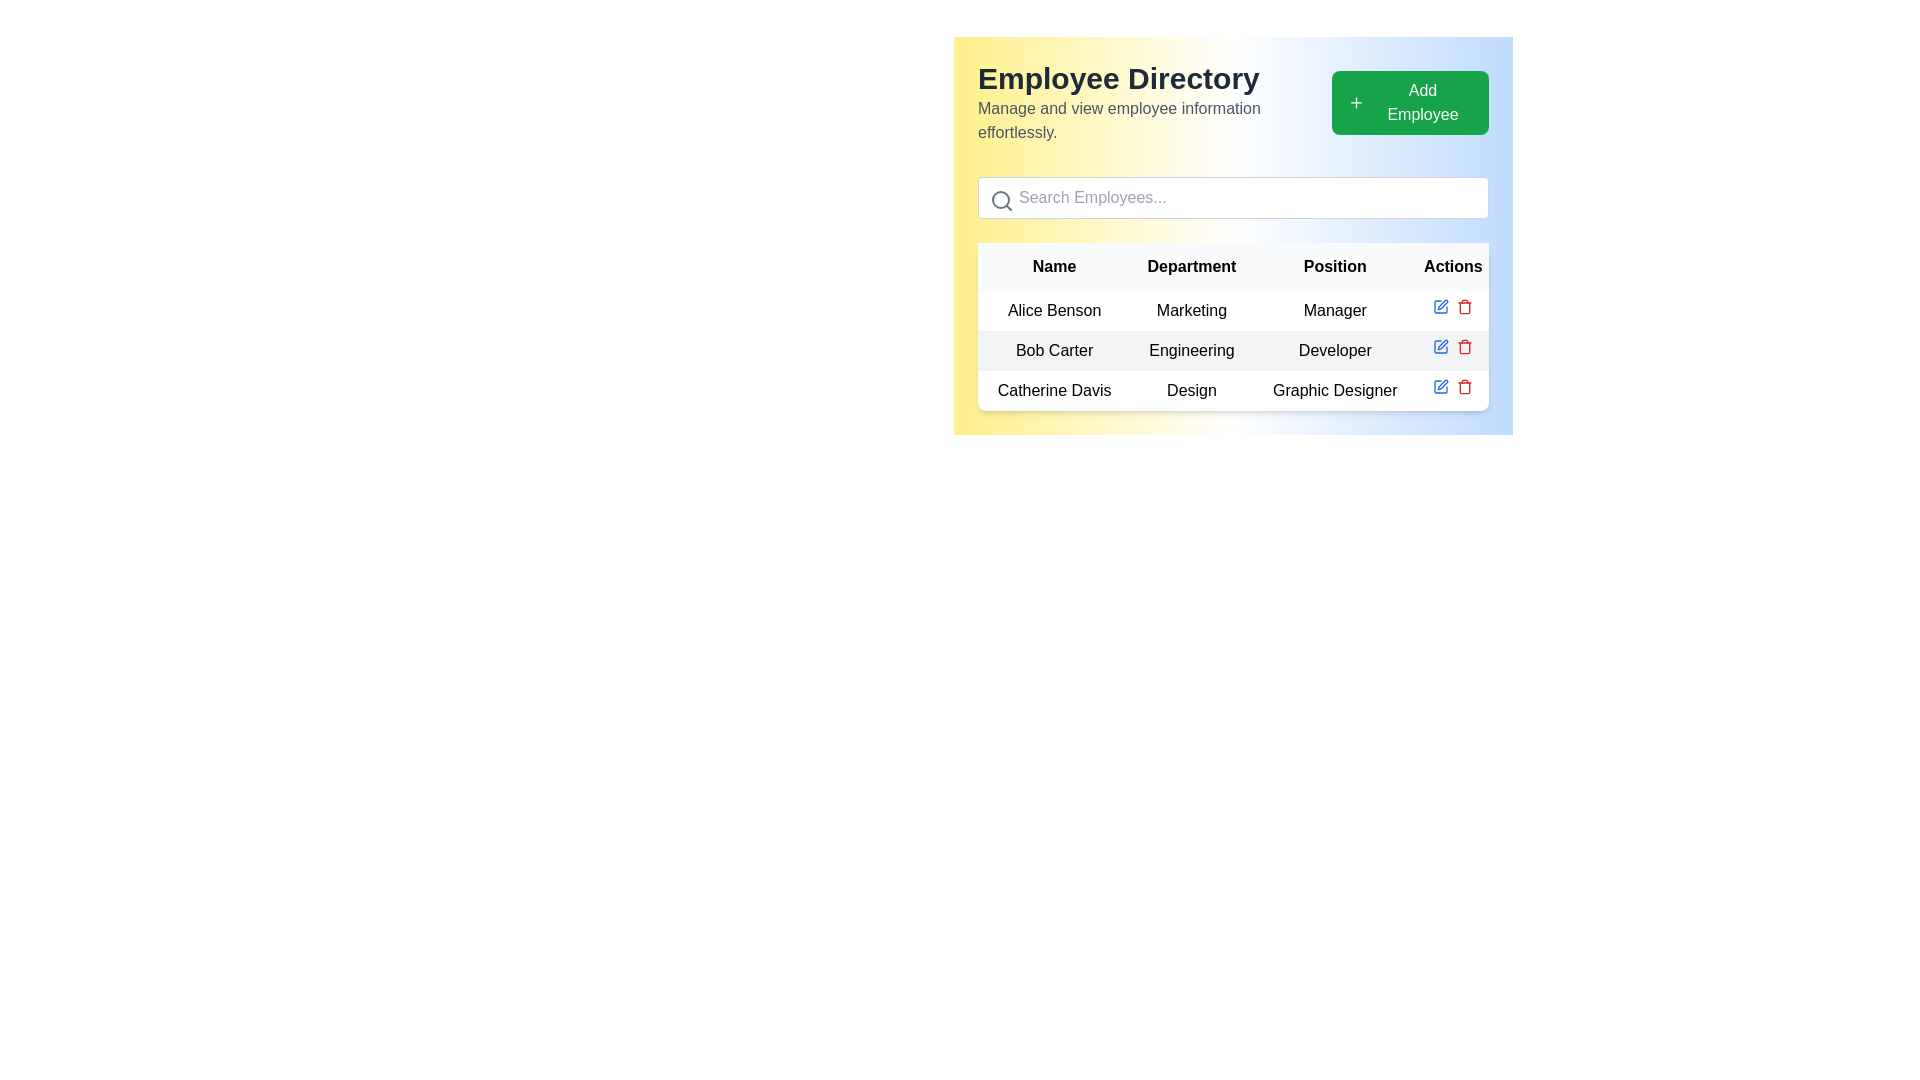 This screenshot has width=1920, height=1080. What do you see at coordinates (1443, 304) in the screenshot?
I see `the pen-shaped icon in the 'Actions' column for the second employee, Bob Carter, which is used for editing functions` at bounding box center [1443, 304].